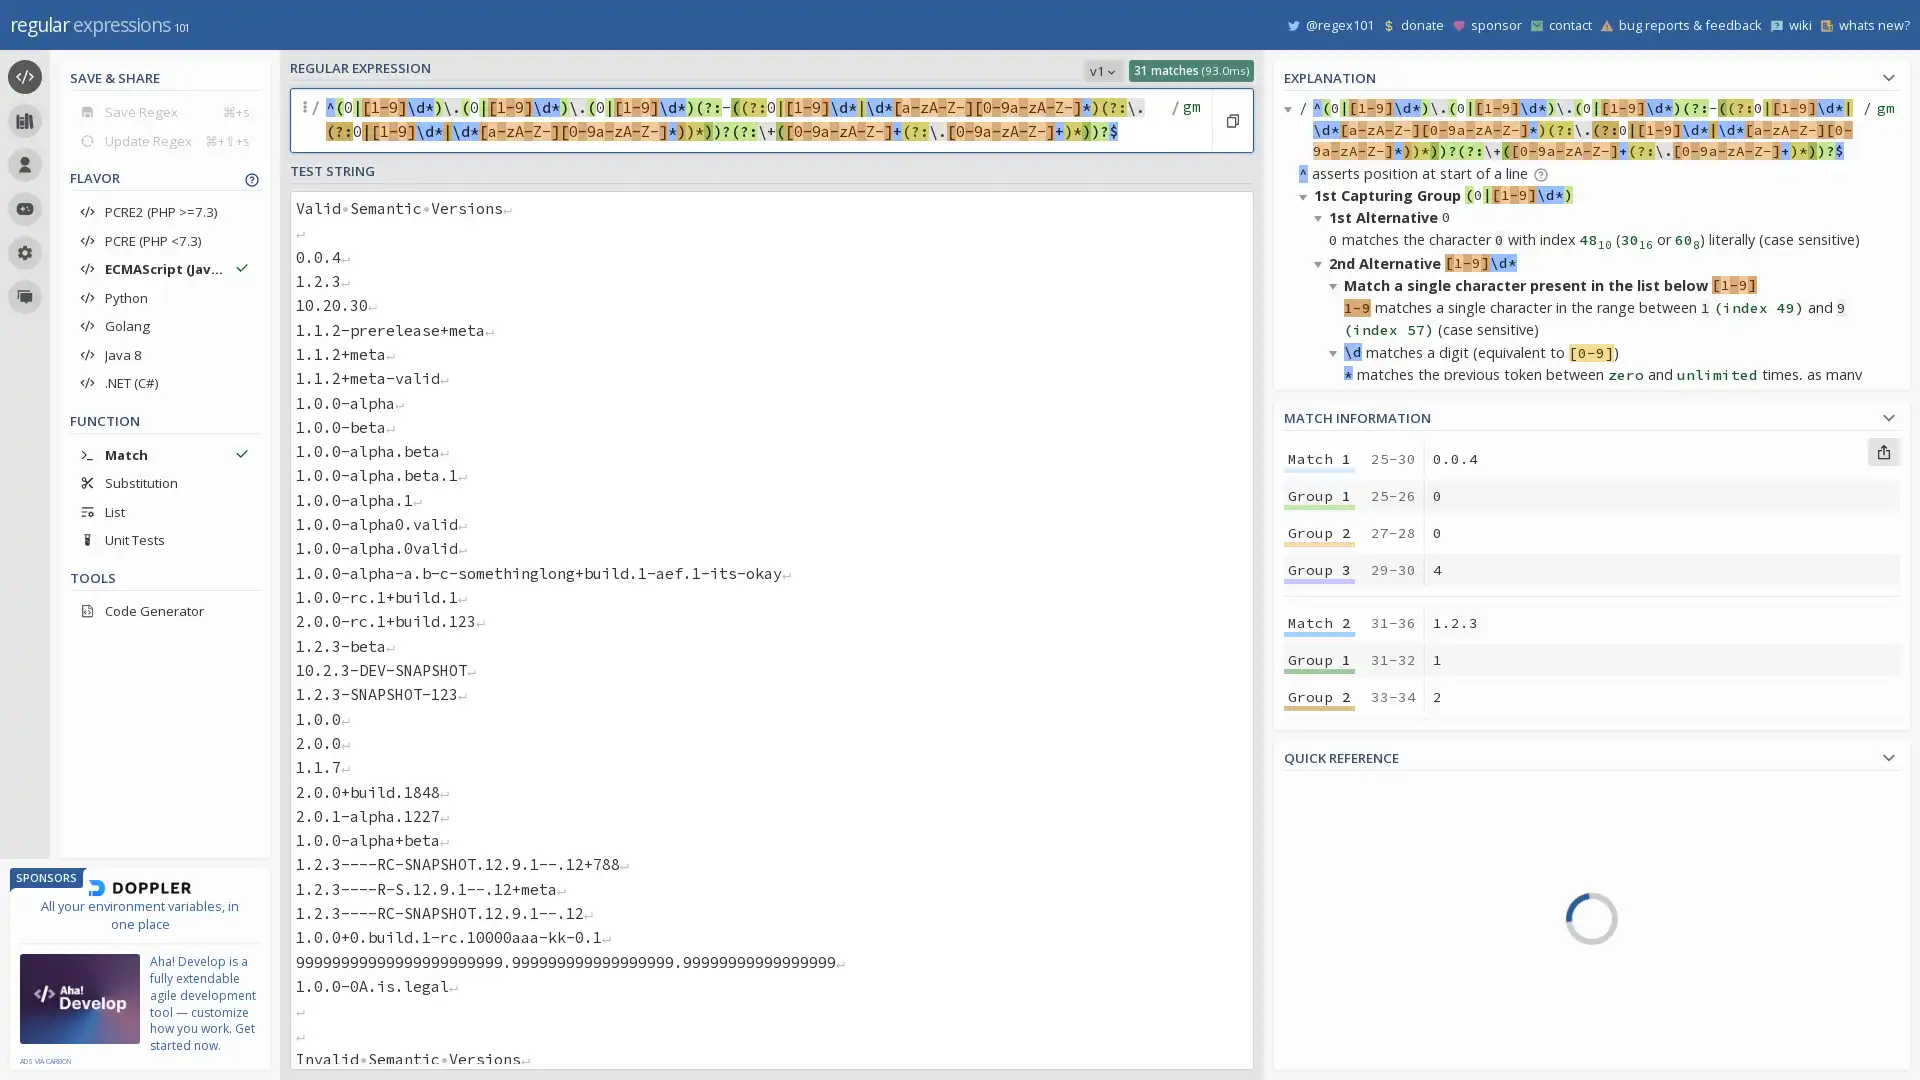  What do you see at coordinates (1306, 692) in the screenshot?
I see `Collapse Subtree` at bounding box center [1306, 692].